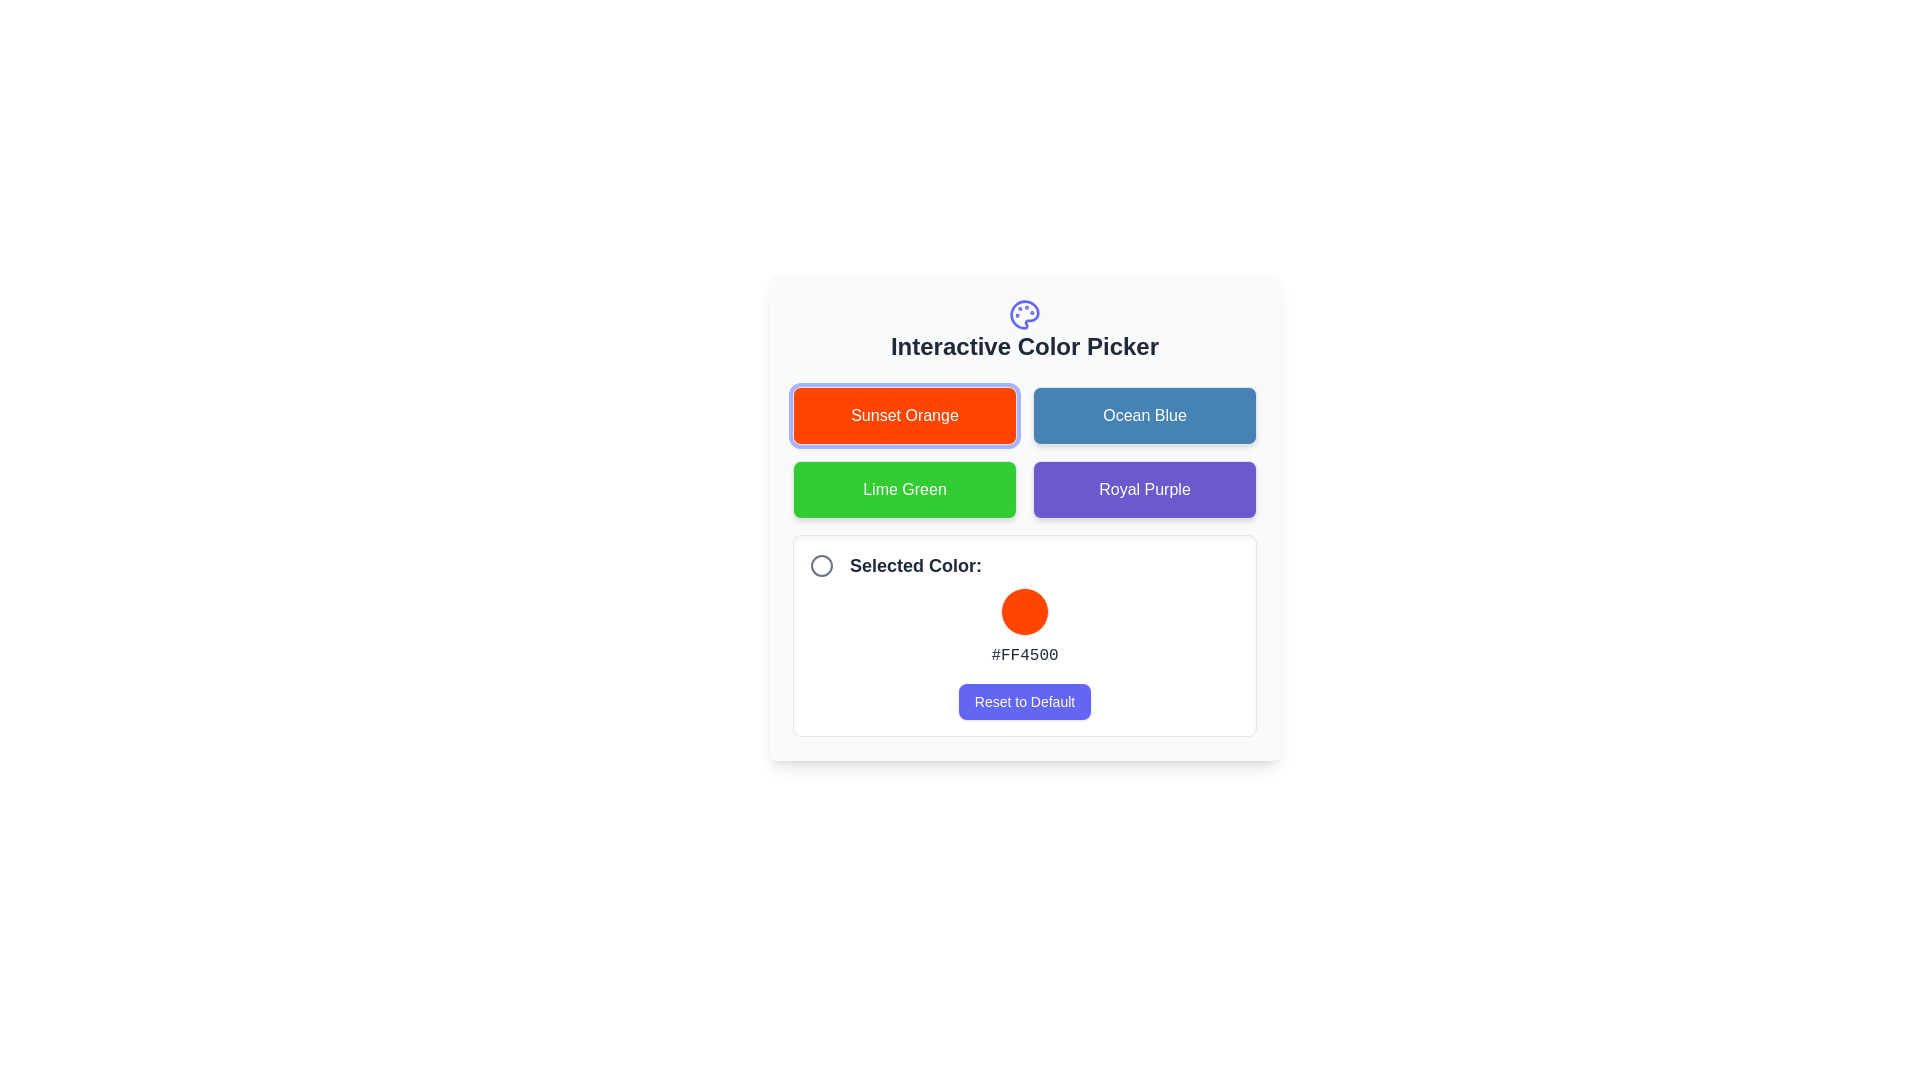  Describe the element at coordinates (904, 489) in the screenshot. I see `the Text label that indicates the selected color option within the 'Lime Green' button, which is located in the second row, first column of a 2x2 grid` at that location.